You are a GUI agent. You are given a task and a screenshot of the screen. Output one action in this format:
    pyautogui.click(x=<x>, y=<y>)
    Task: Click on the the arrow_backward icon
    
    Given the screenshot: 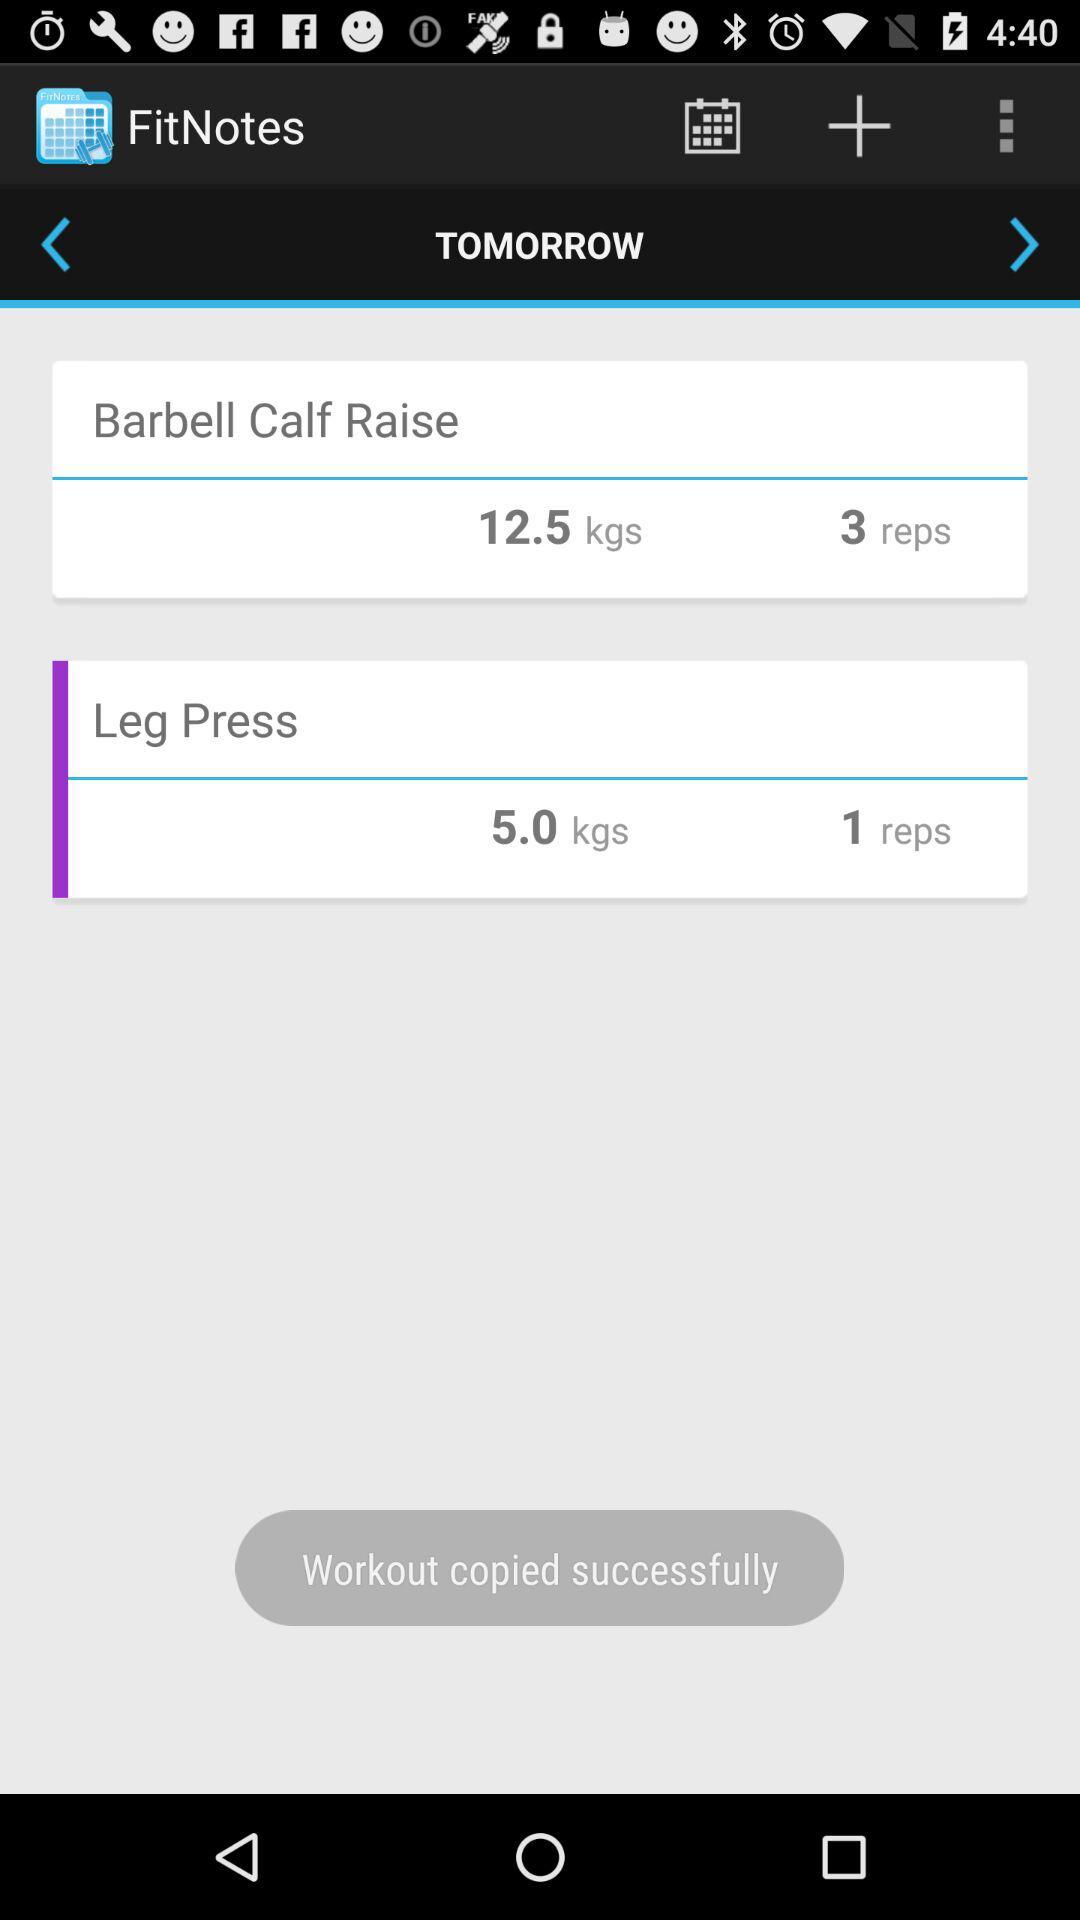 What is the action you would take?
    pyautogui.click(x=54, y=260)
    